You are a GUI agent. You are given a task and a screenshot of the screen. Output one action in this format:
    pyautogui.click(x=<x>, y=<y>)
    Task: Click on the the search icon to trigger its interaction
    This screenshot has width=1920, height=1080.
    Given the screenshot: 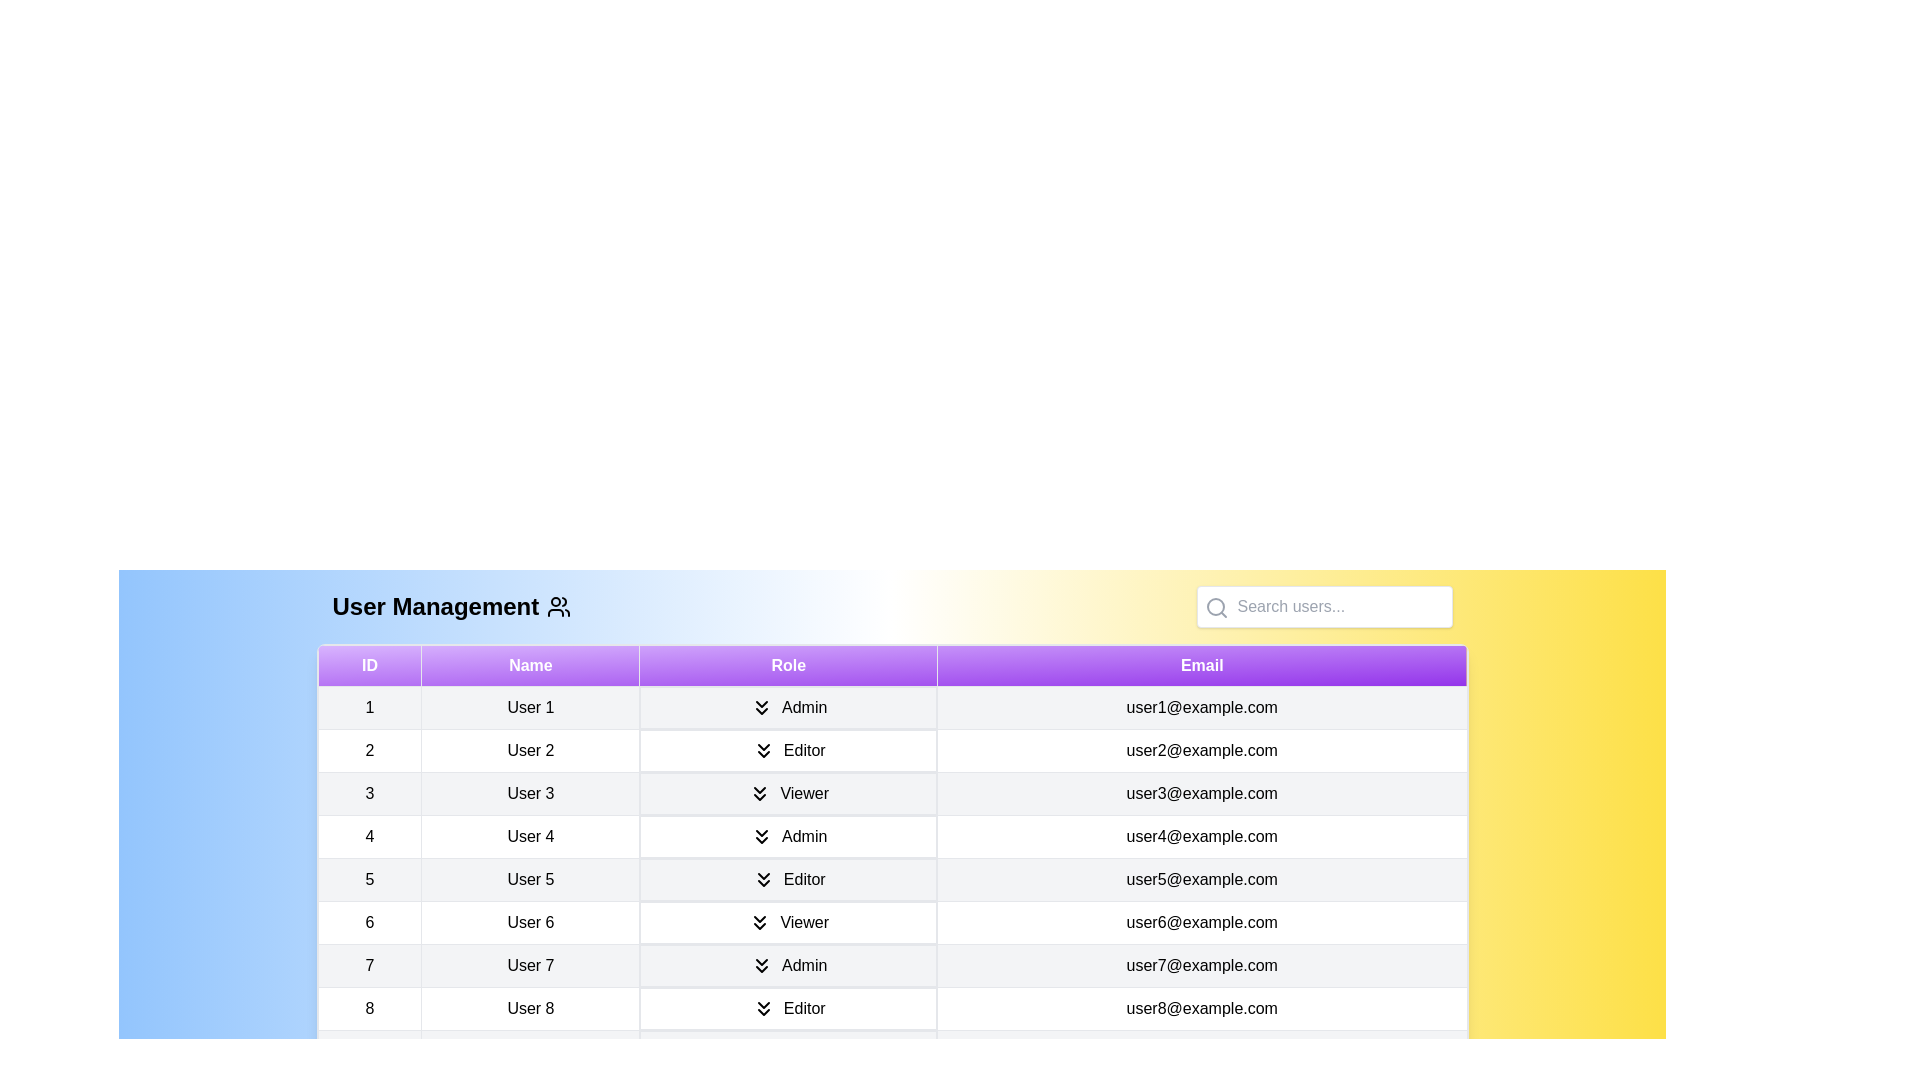 What is the action you would take?
    pyautogui.click(x=1215, y=607)
    